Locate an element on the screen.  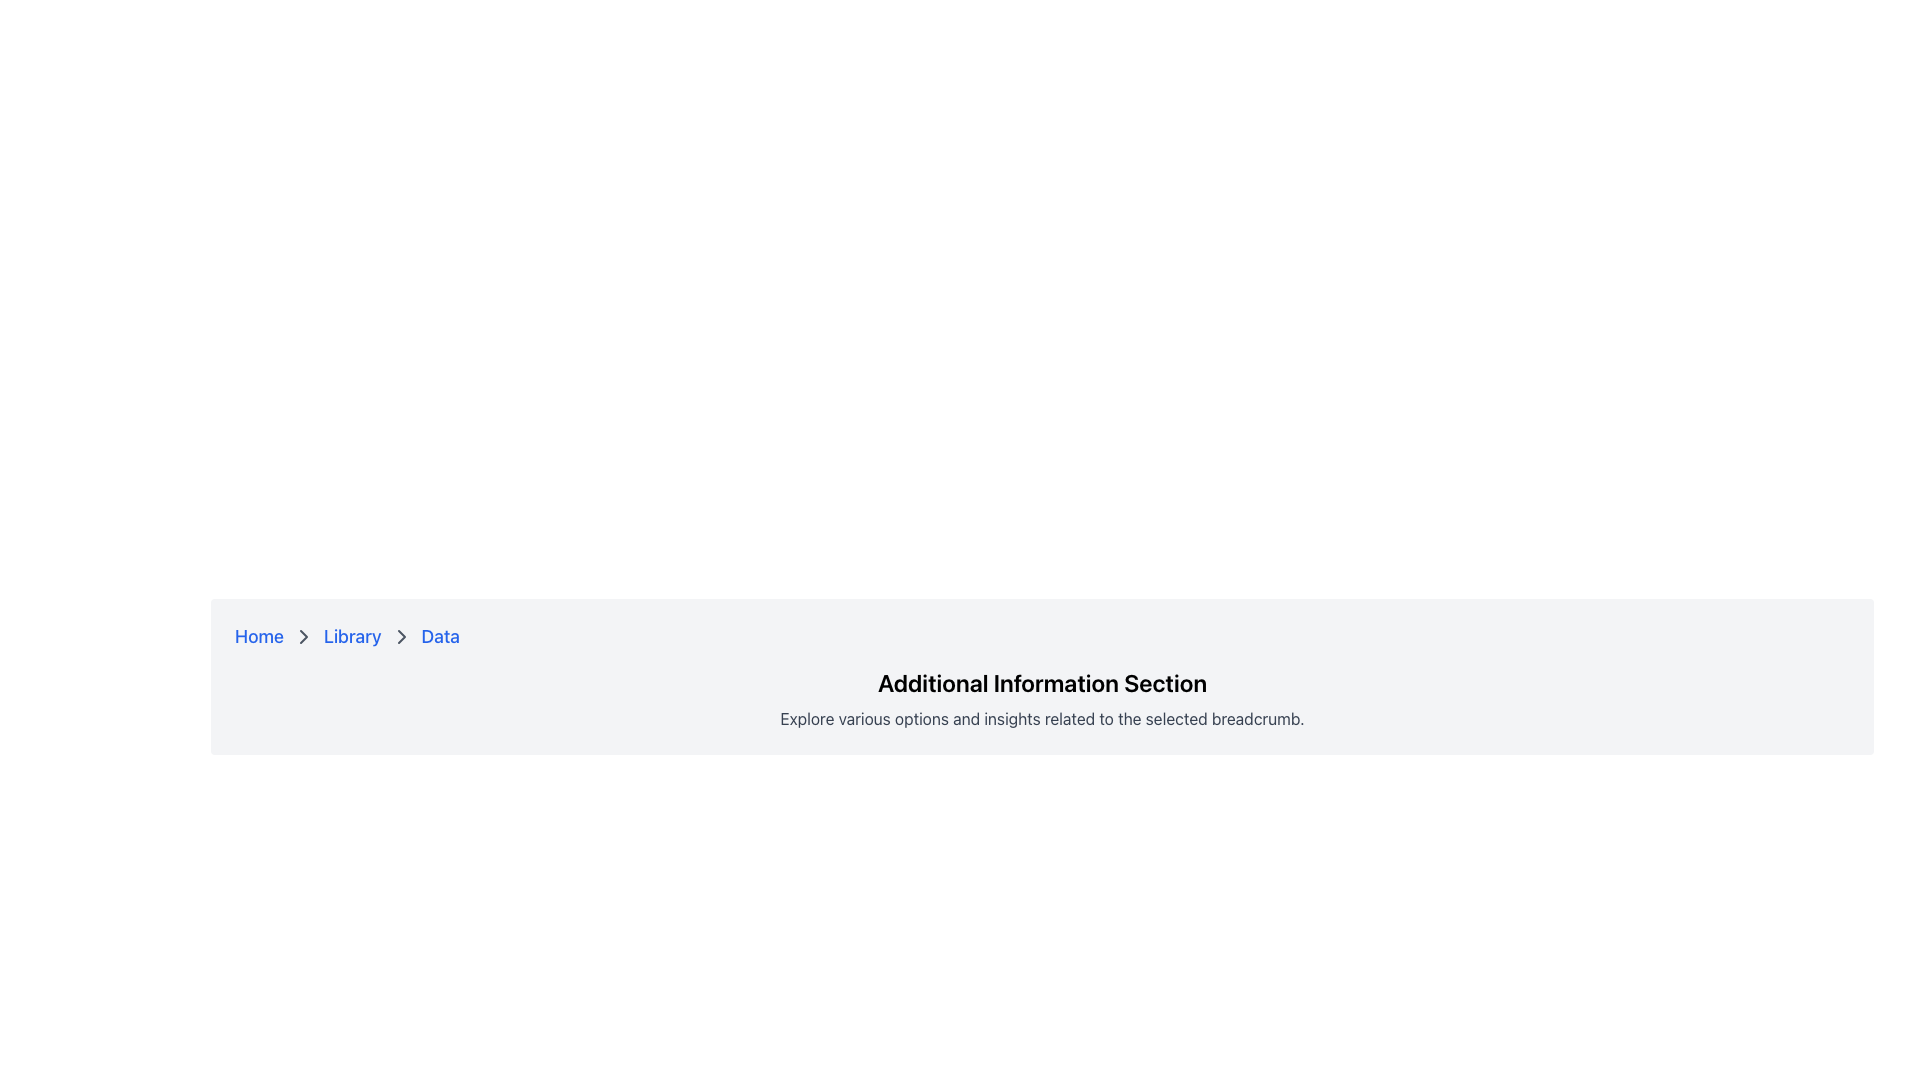
the 'Home' link in the breadcrumb navigation bar to trigger the color change effect is located at coordinates (258, 636).